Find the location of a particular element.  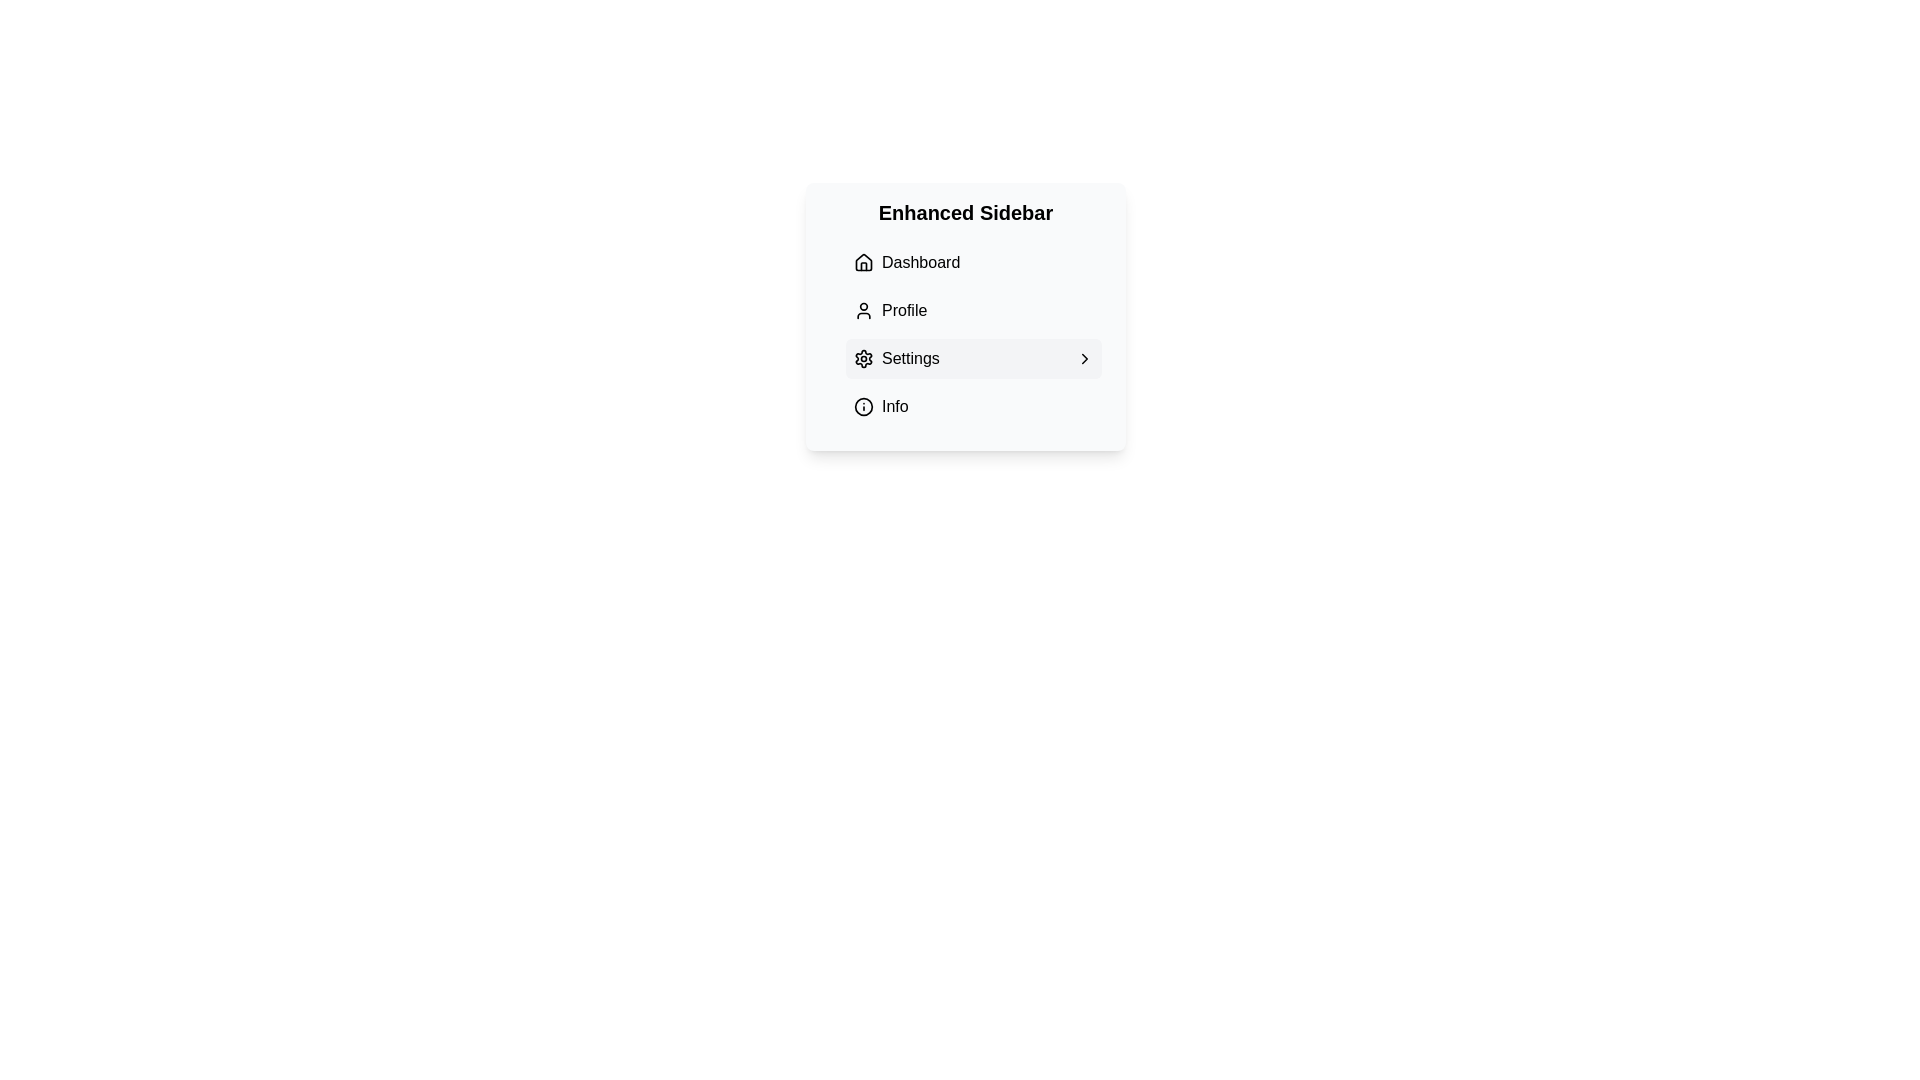

the 'Settings' navigation list item, which is the third option in the vertically arranged menu is located at coordinates (974, 357).